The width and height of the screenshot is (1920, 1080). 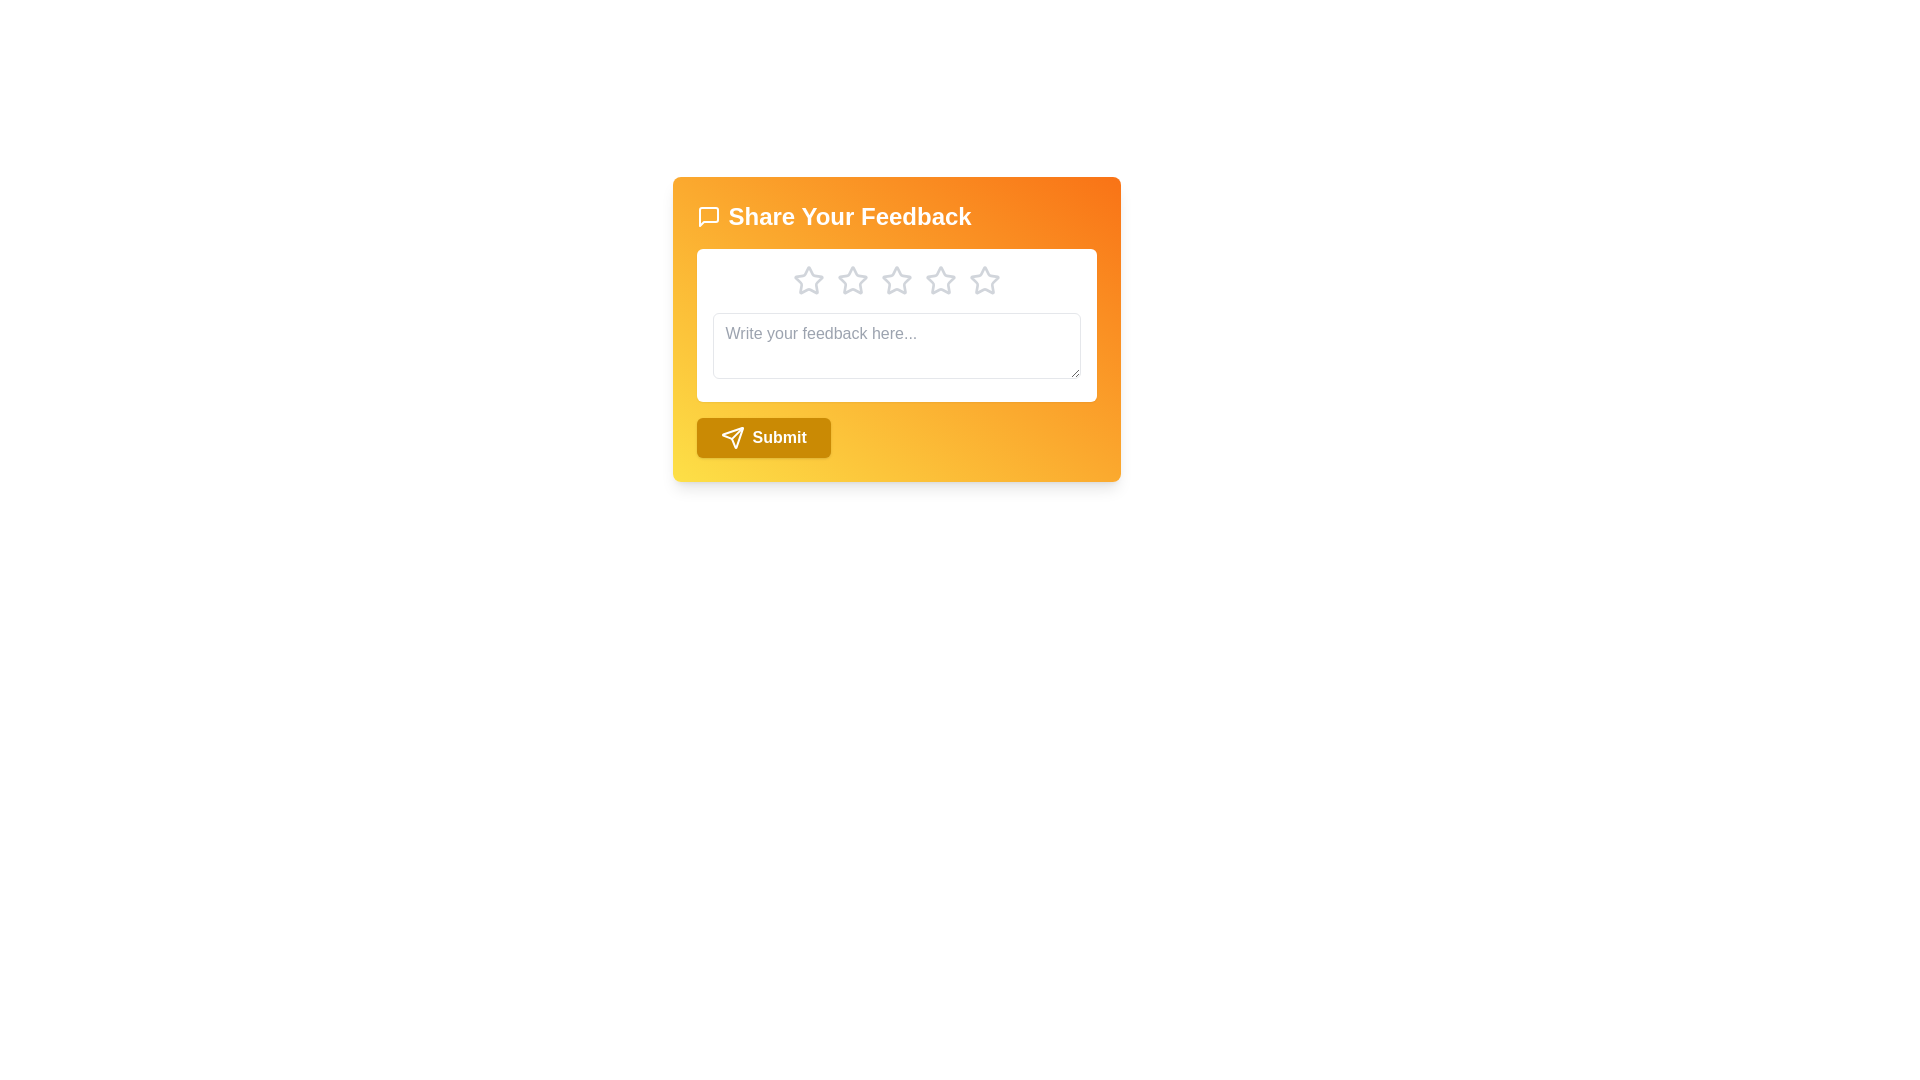 What do you see at coordinates (762, 437) in the screenshot?
I see `the submit button located at the bottom center of the 'Share Your Feedback' area` at bounding box center [762, 437].